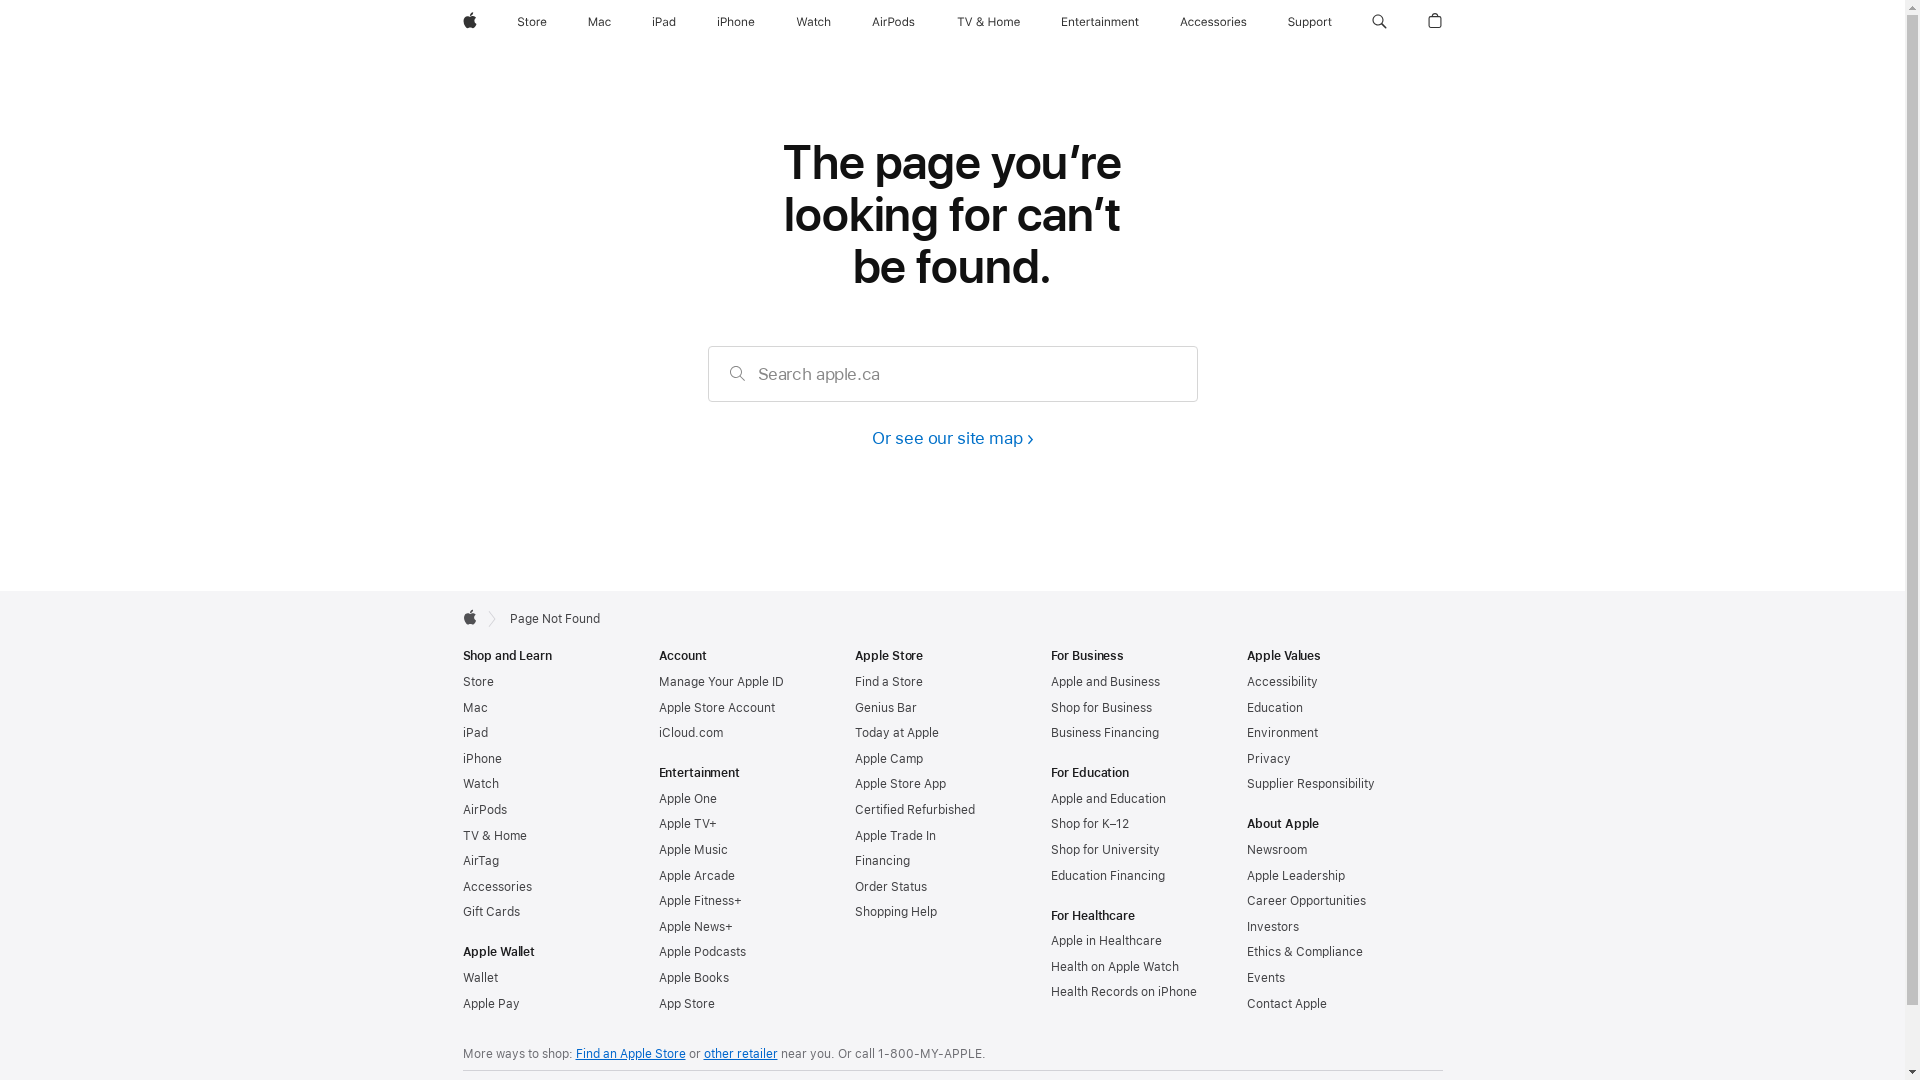 The width and height of the screenshot is (1920, 1080). What do you see at coordinates (690, 732) in the screenshot?
I see `'iCloud.com'` at bounding box center [690, 732].